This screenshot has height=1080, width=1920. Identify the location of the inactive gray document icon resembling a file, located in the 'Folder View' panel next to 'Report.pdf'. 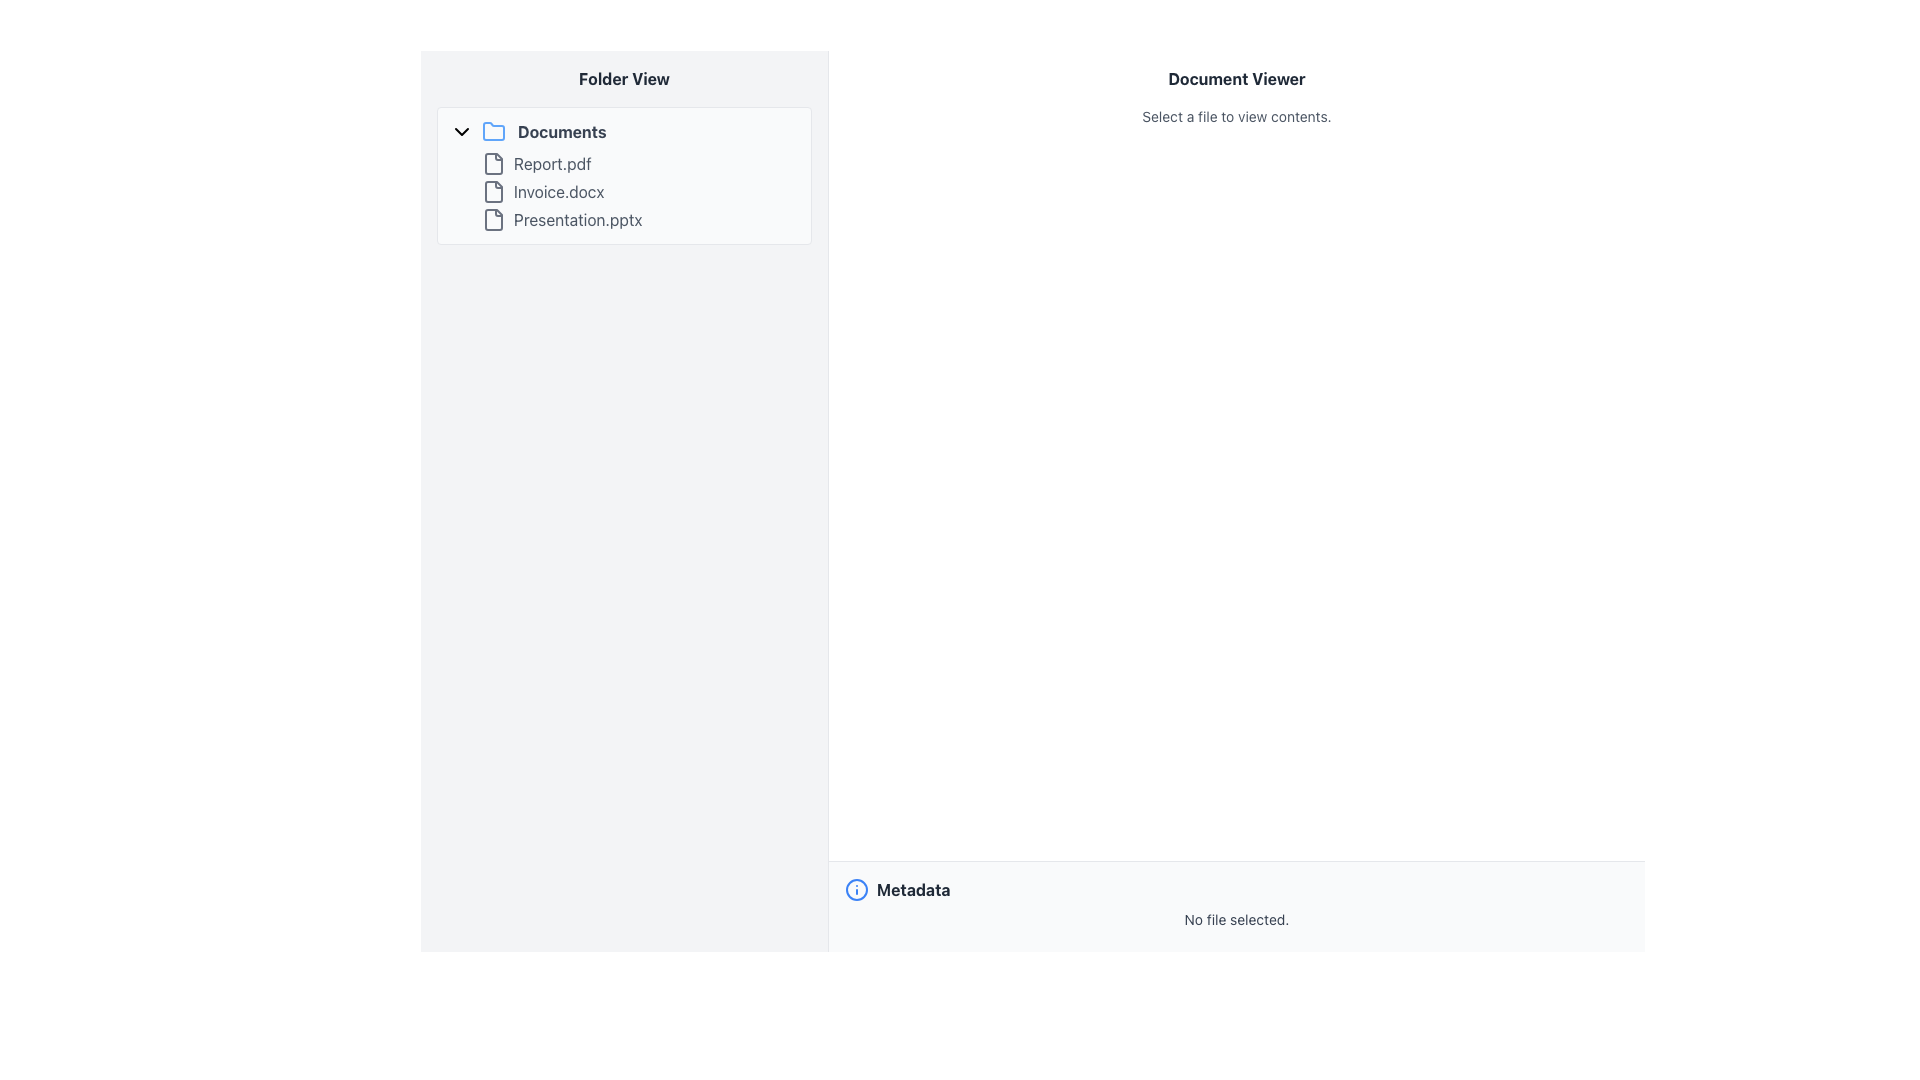
(494, 163).